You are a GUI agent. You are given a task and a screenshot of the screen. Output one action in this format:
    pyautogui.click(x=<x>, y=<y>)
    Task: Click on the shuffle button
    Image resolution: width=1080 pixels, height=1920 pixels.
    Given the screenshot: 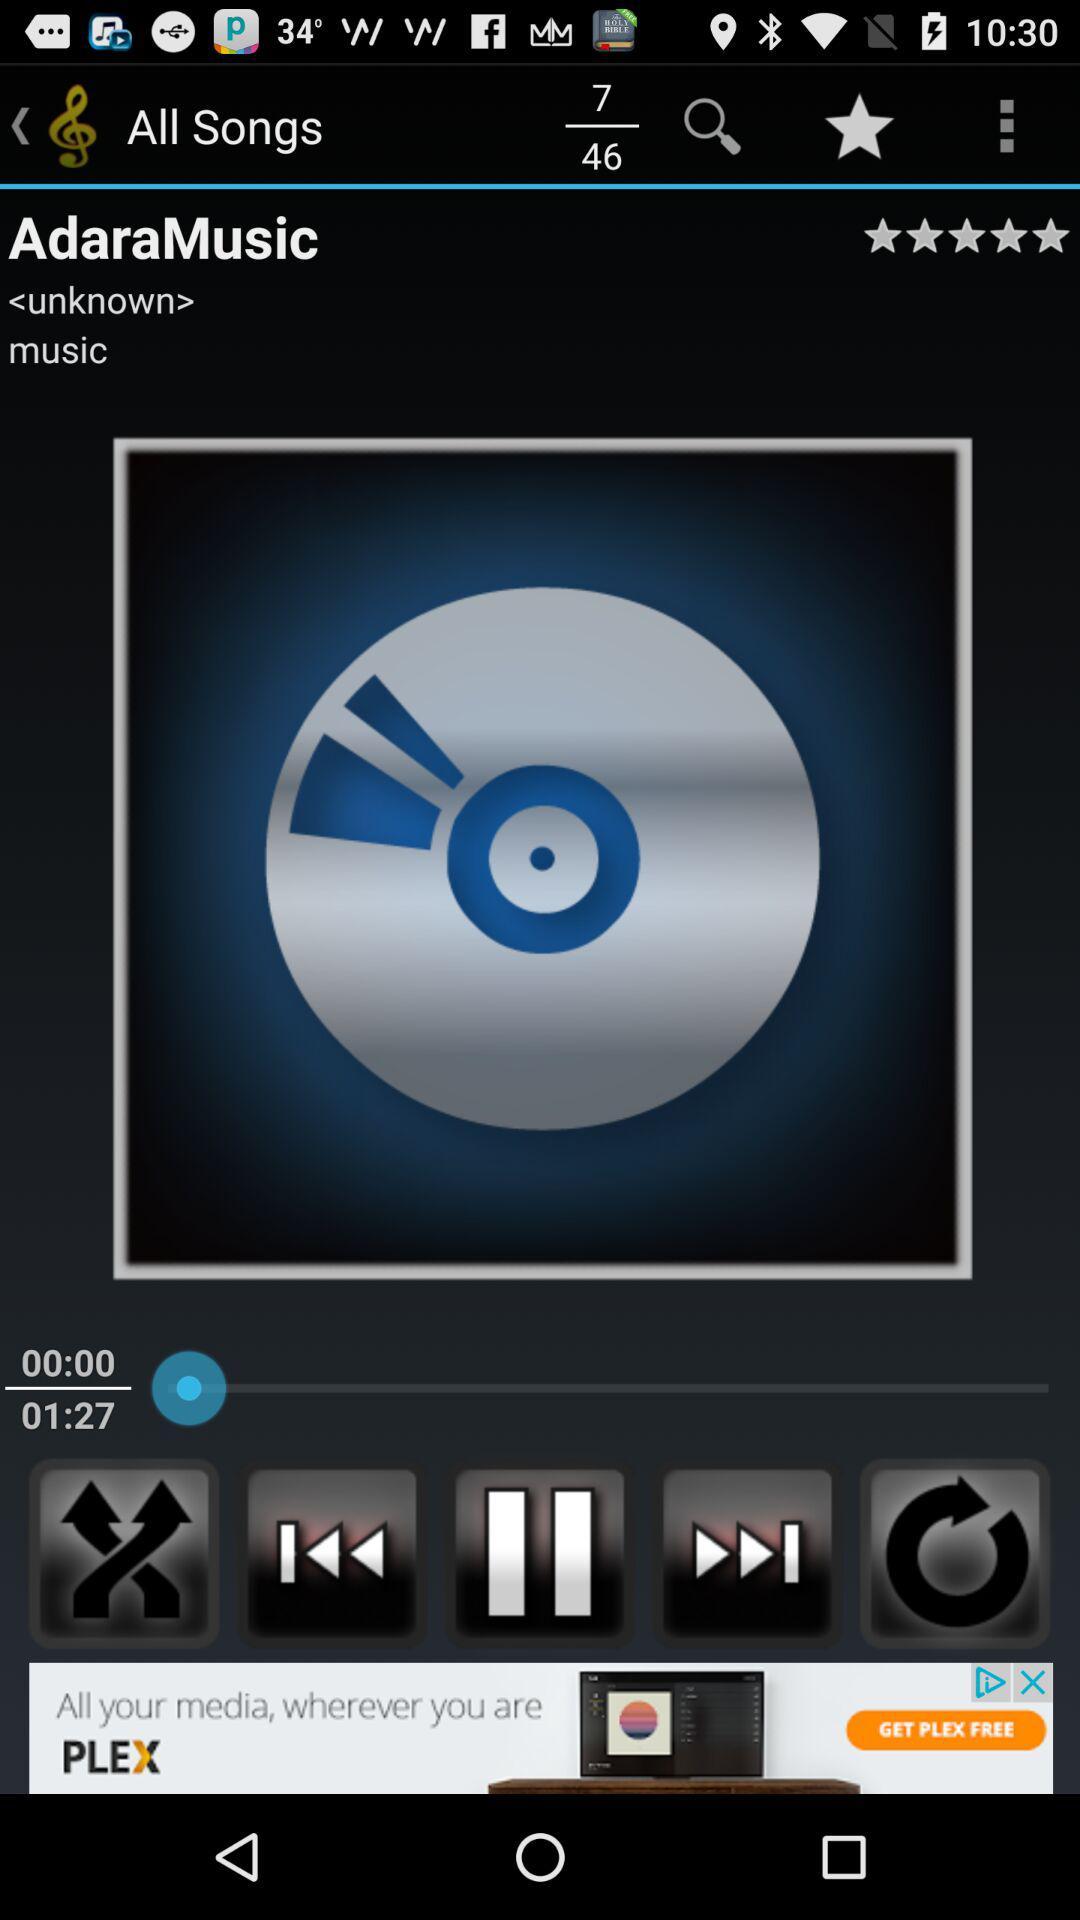 What is the action you would take?
    pyautogui.click(x=124, y=1552)
    